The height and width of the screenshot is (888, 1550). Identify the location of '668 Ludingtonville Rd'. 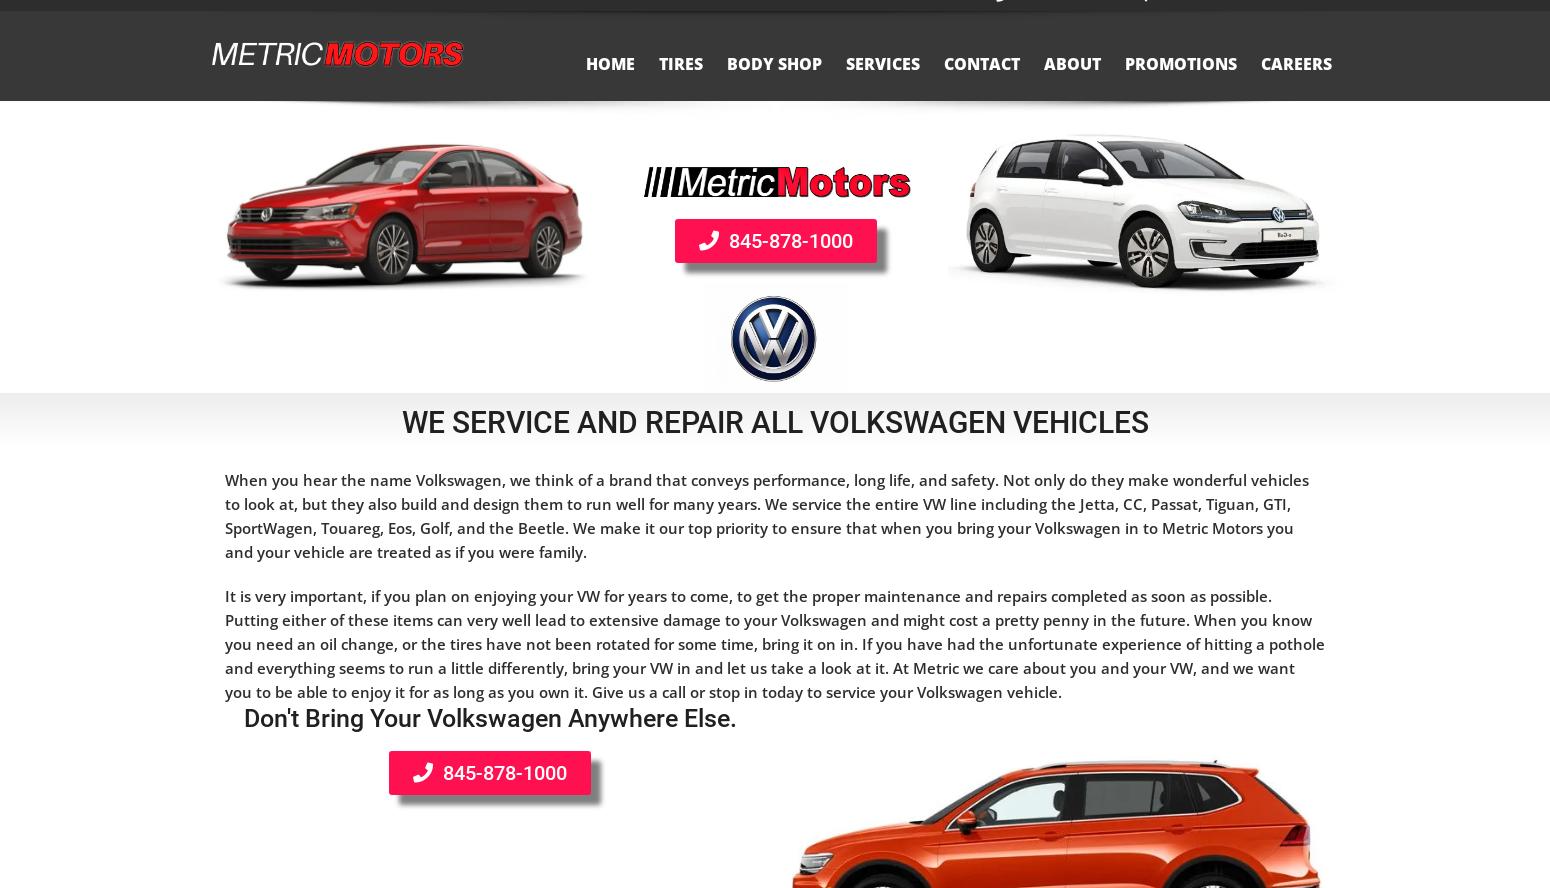
(1250, 15).